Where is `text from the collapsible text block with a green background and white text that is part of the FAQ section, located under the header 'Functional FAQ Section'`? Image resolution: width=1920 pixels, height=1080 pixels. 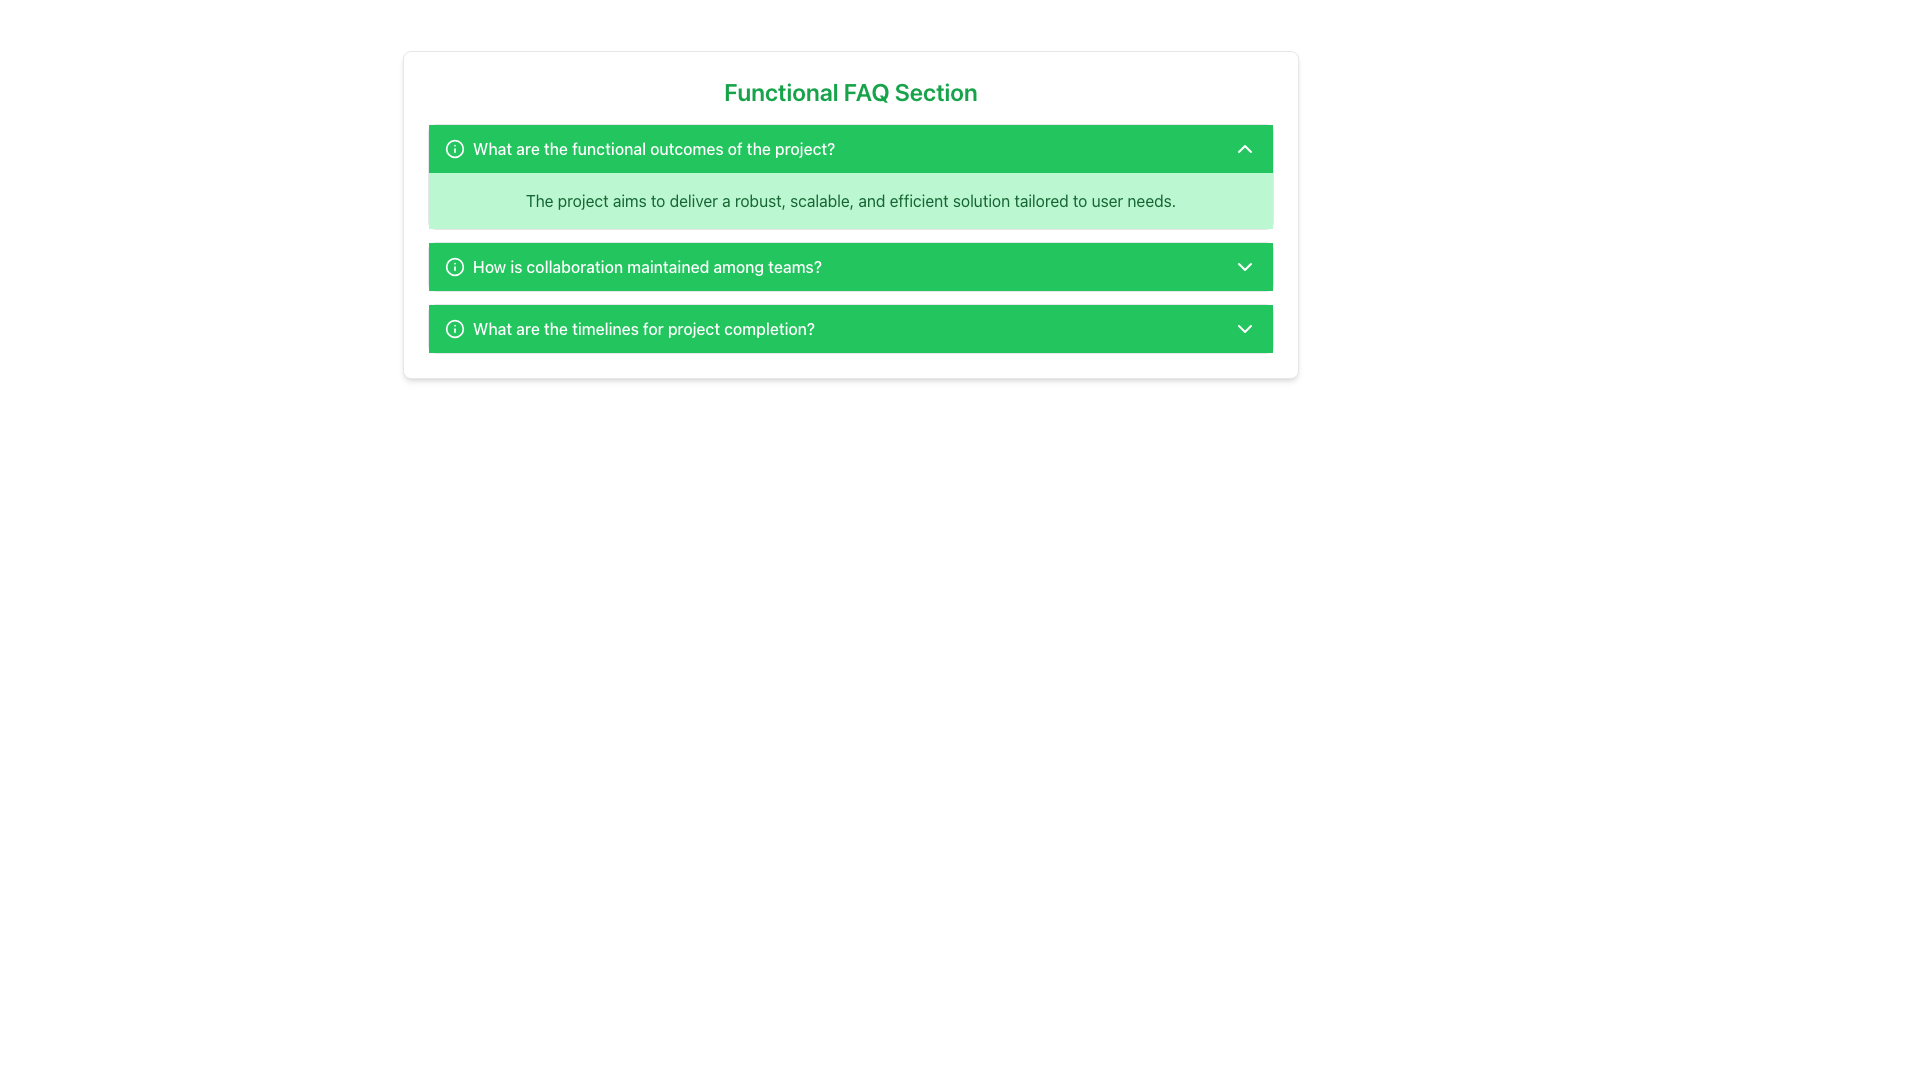
text from the collapsible text block with a green background and white text that is part of the FAQ section, located under the header 'Functional FAQ Section' is located at coordinates (850, 238).